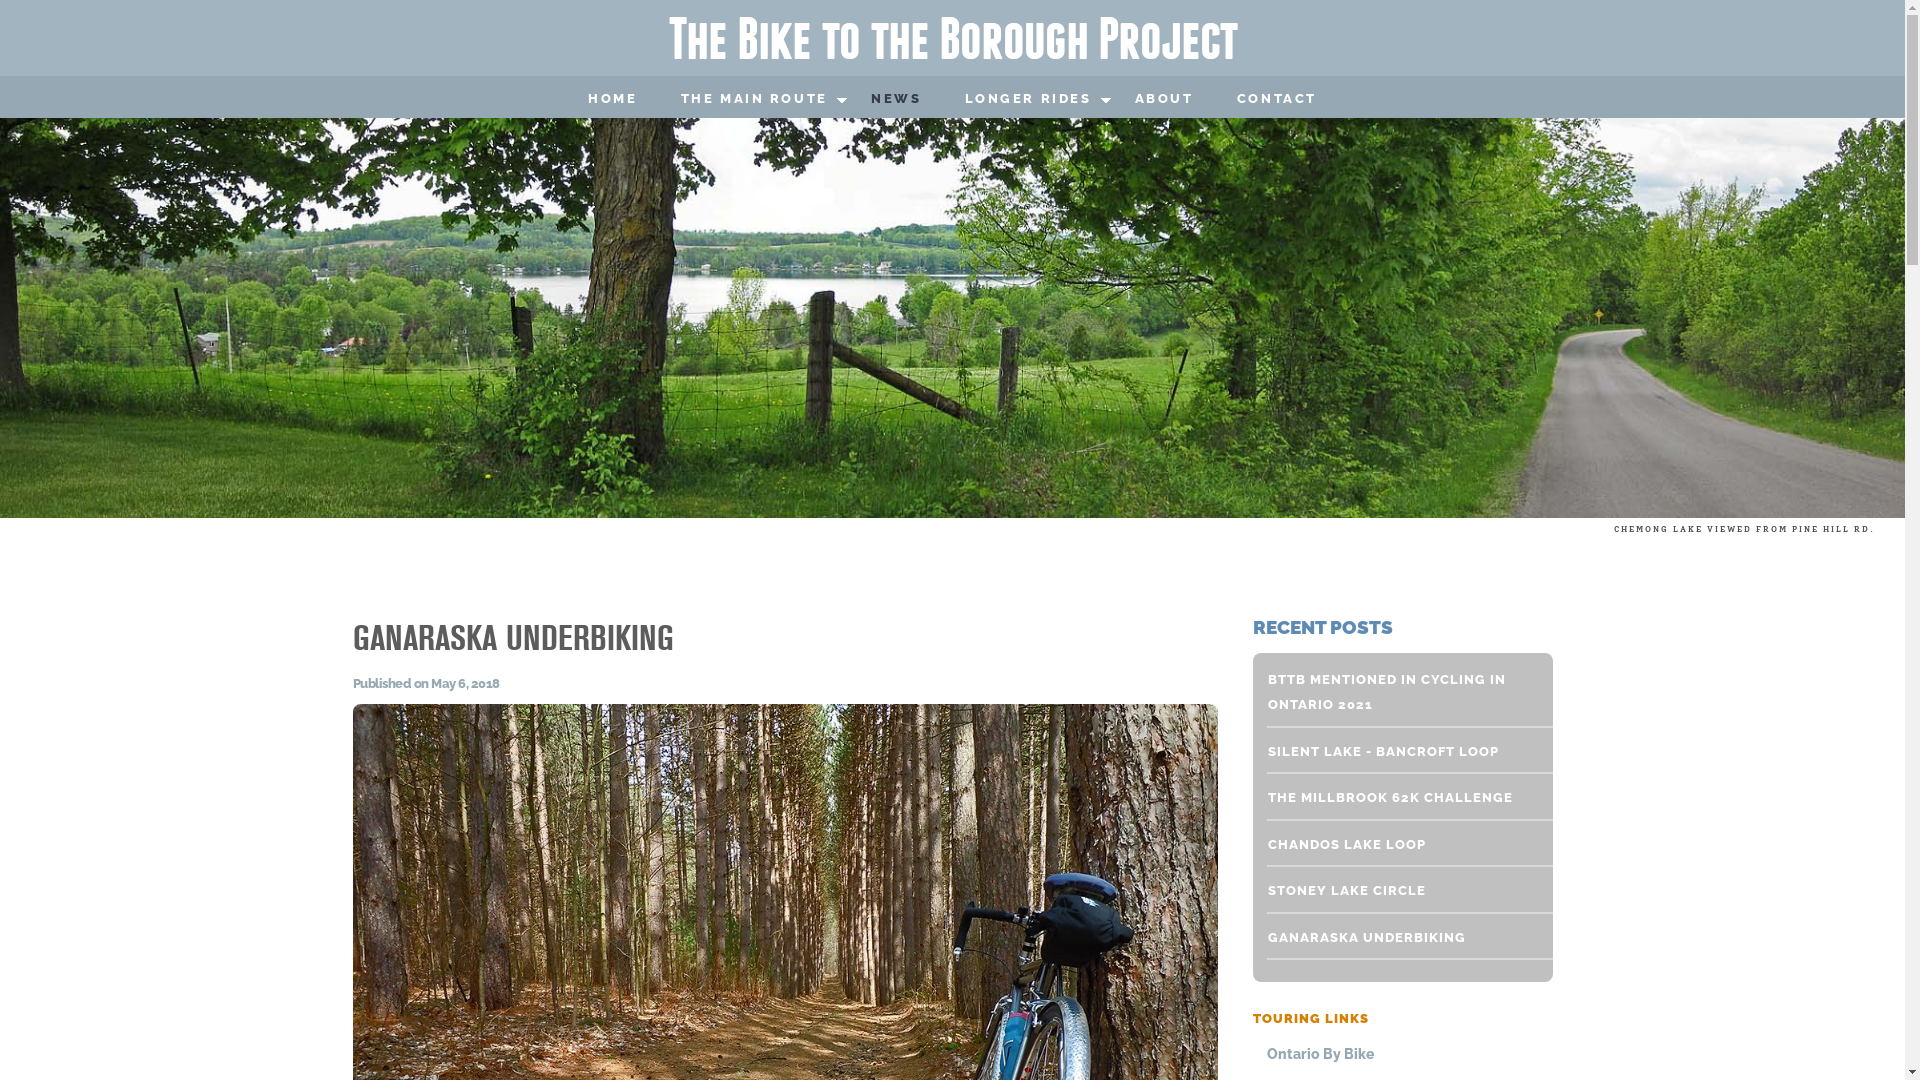 The width and height of the screenshot is (1920, 1080). Describe the element at coordinates (1397, 691) in the screenshot. I see `'BTTB MENTIONED IN CYCLING IN ONTARIO 2021'` at that location.